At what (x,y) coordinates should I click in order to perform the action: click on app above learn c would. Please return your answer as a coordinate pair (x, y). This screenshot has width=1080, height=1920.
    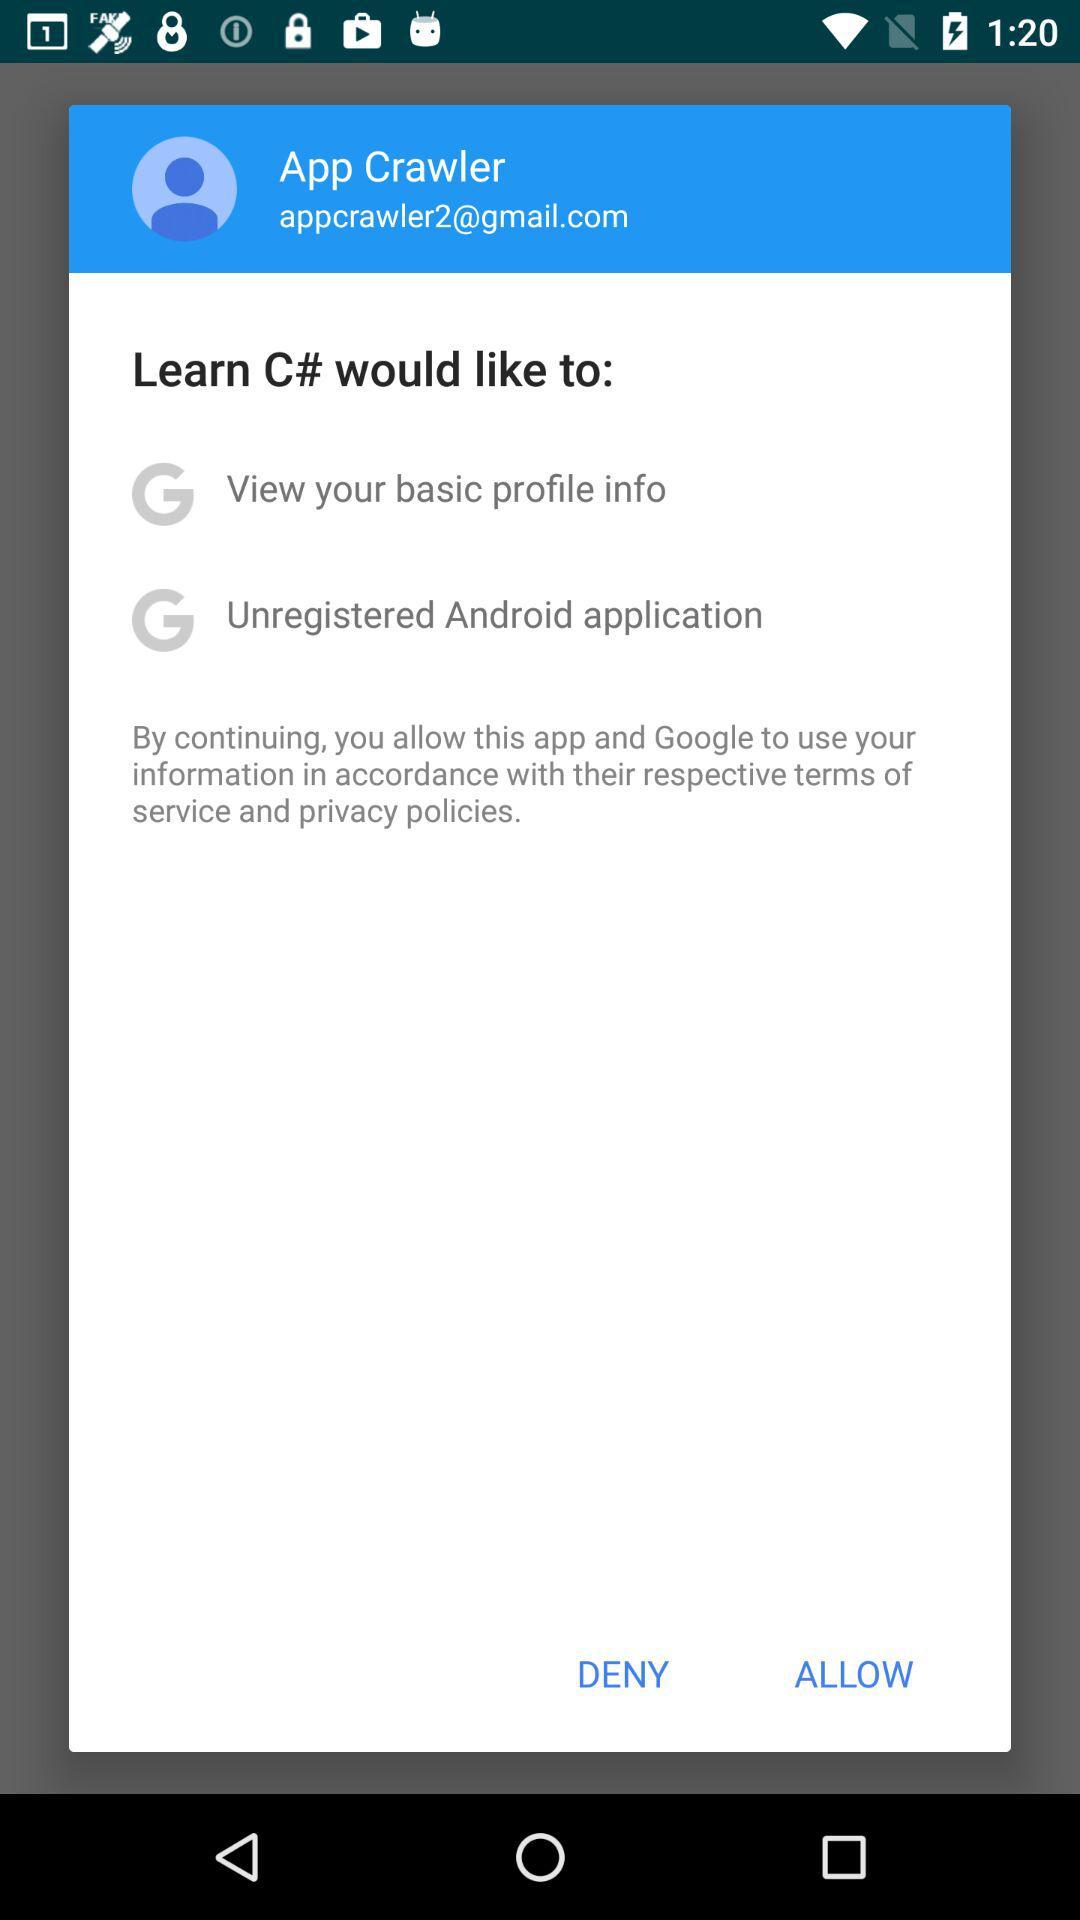
    Looking at the image, I should click on (184, 188).